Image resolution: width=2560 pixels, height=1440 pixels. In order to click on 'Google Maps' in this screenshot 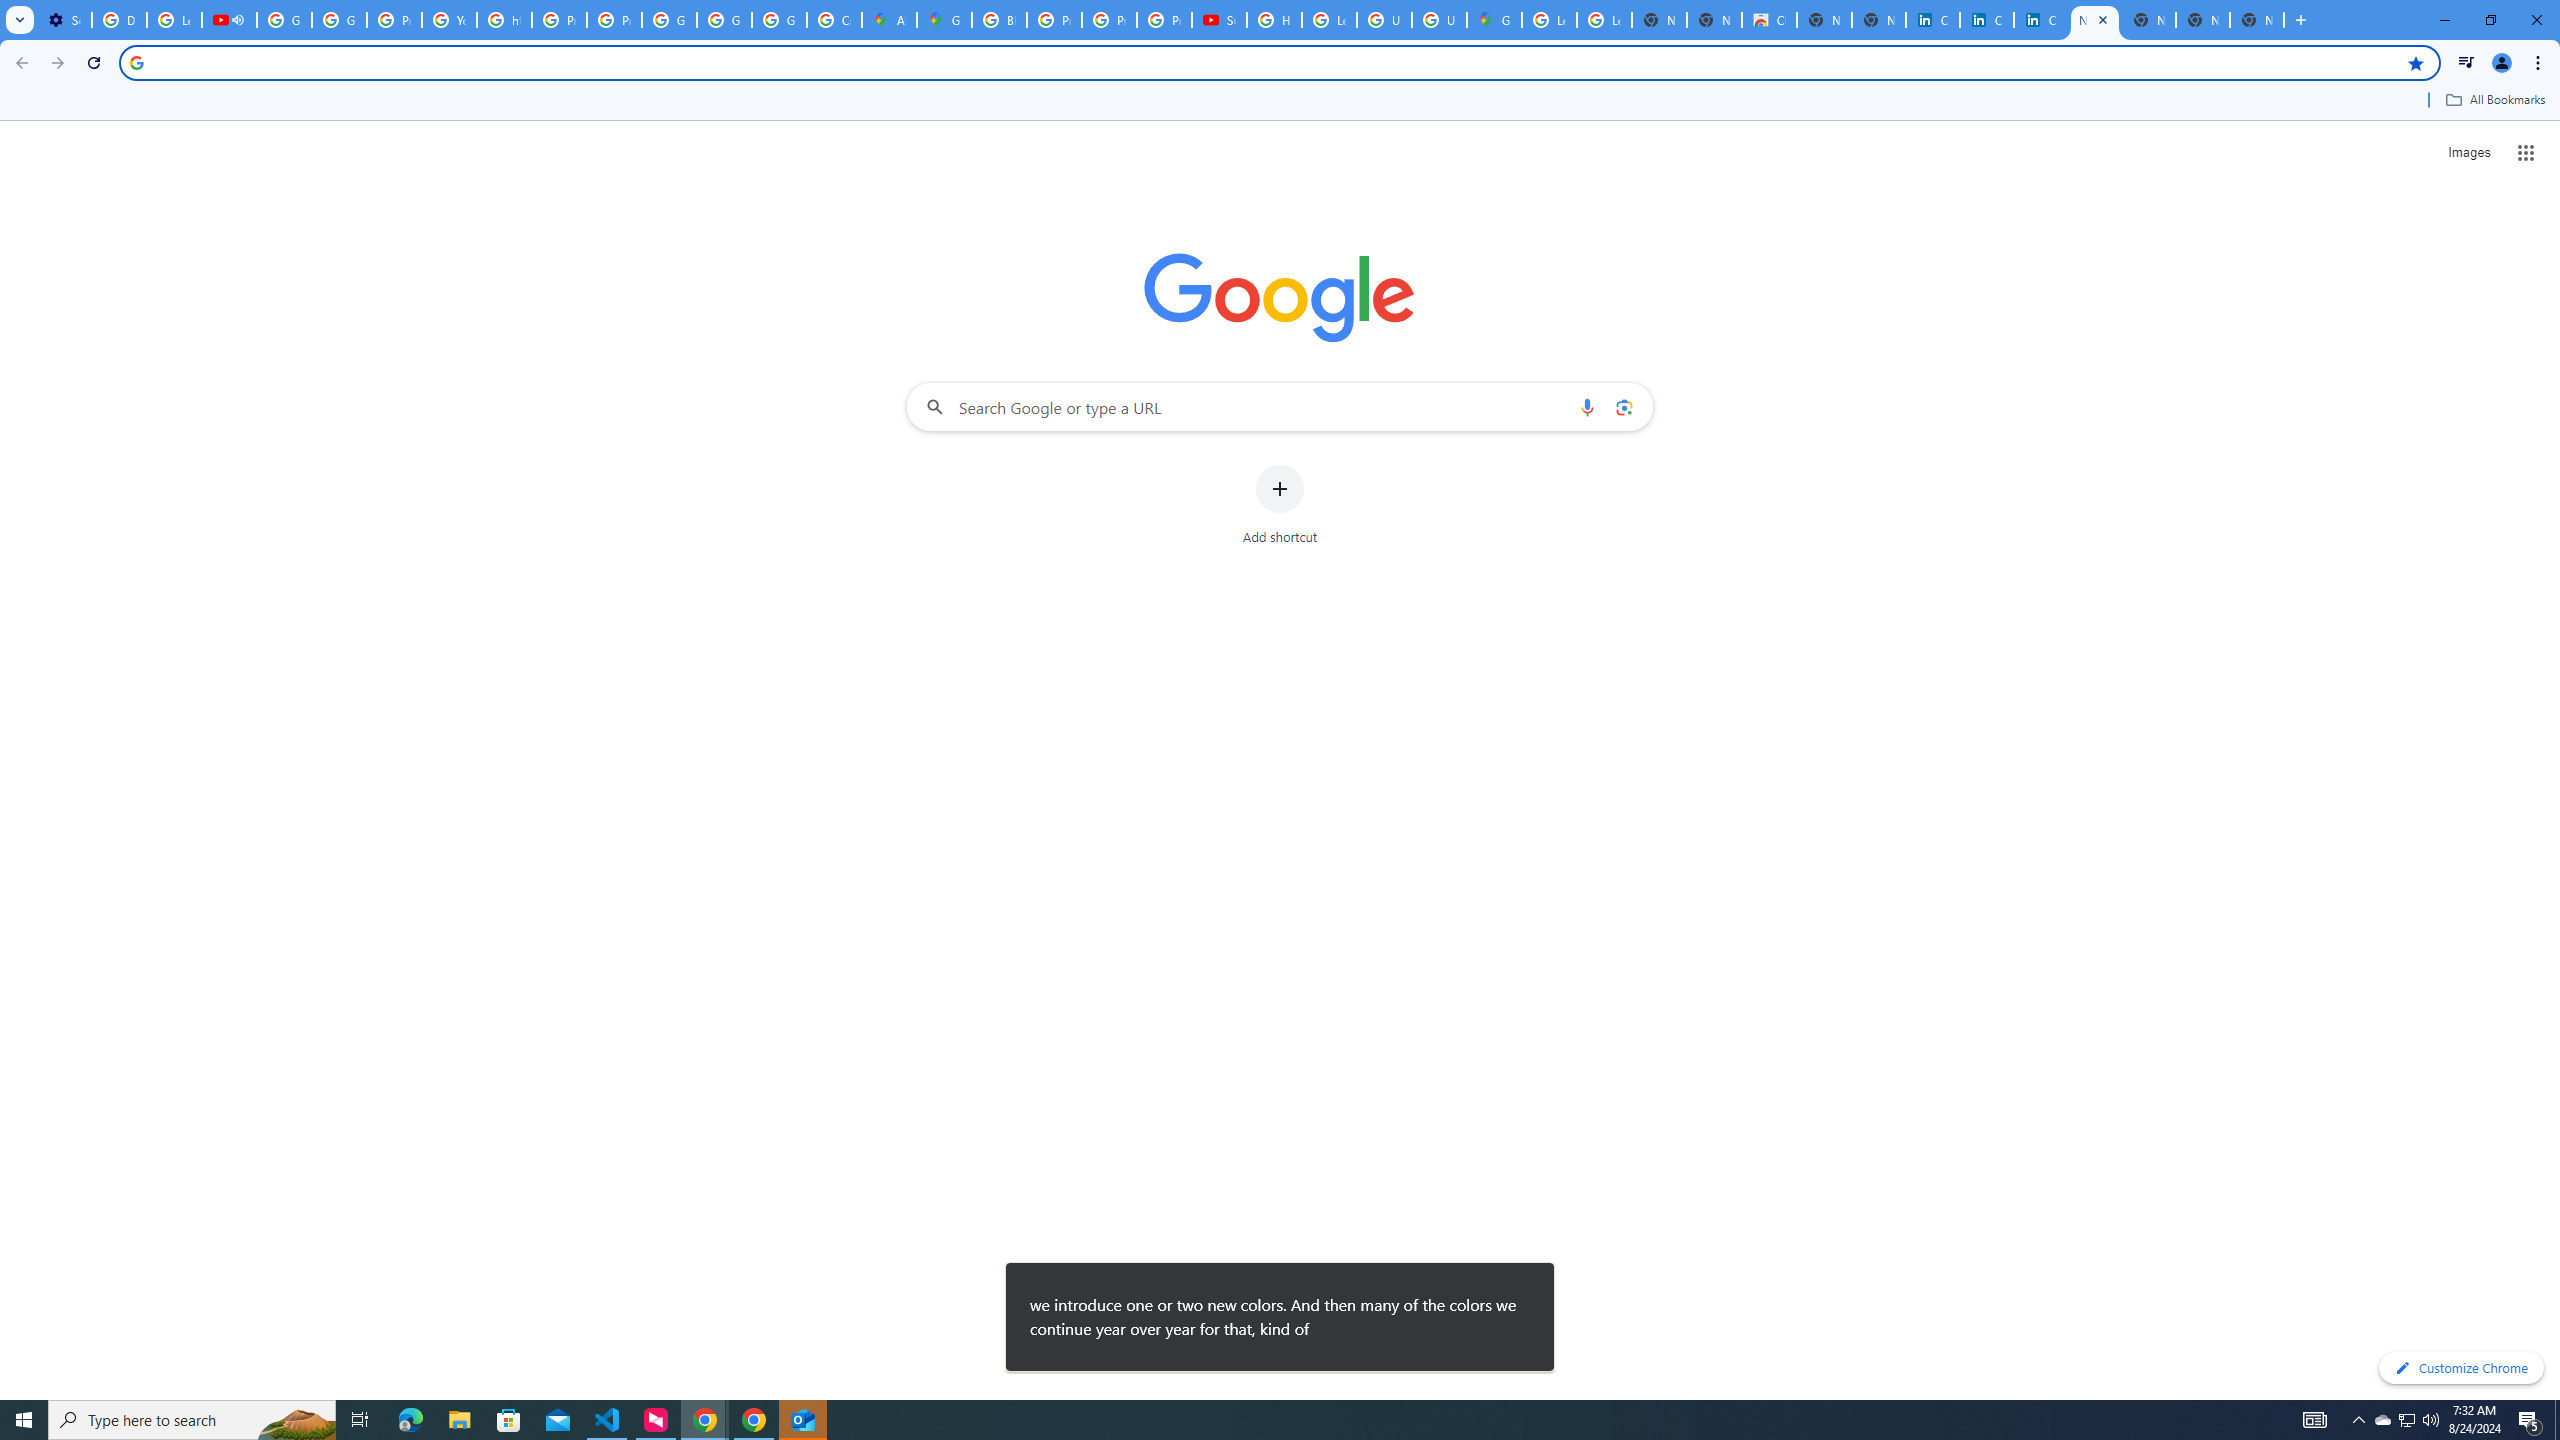, I will do `click(1495, 19)`.